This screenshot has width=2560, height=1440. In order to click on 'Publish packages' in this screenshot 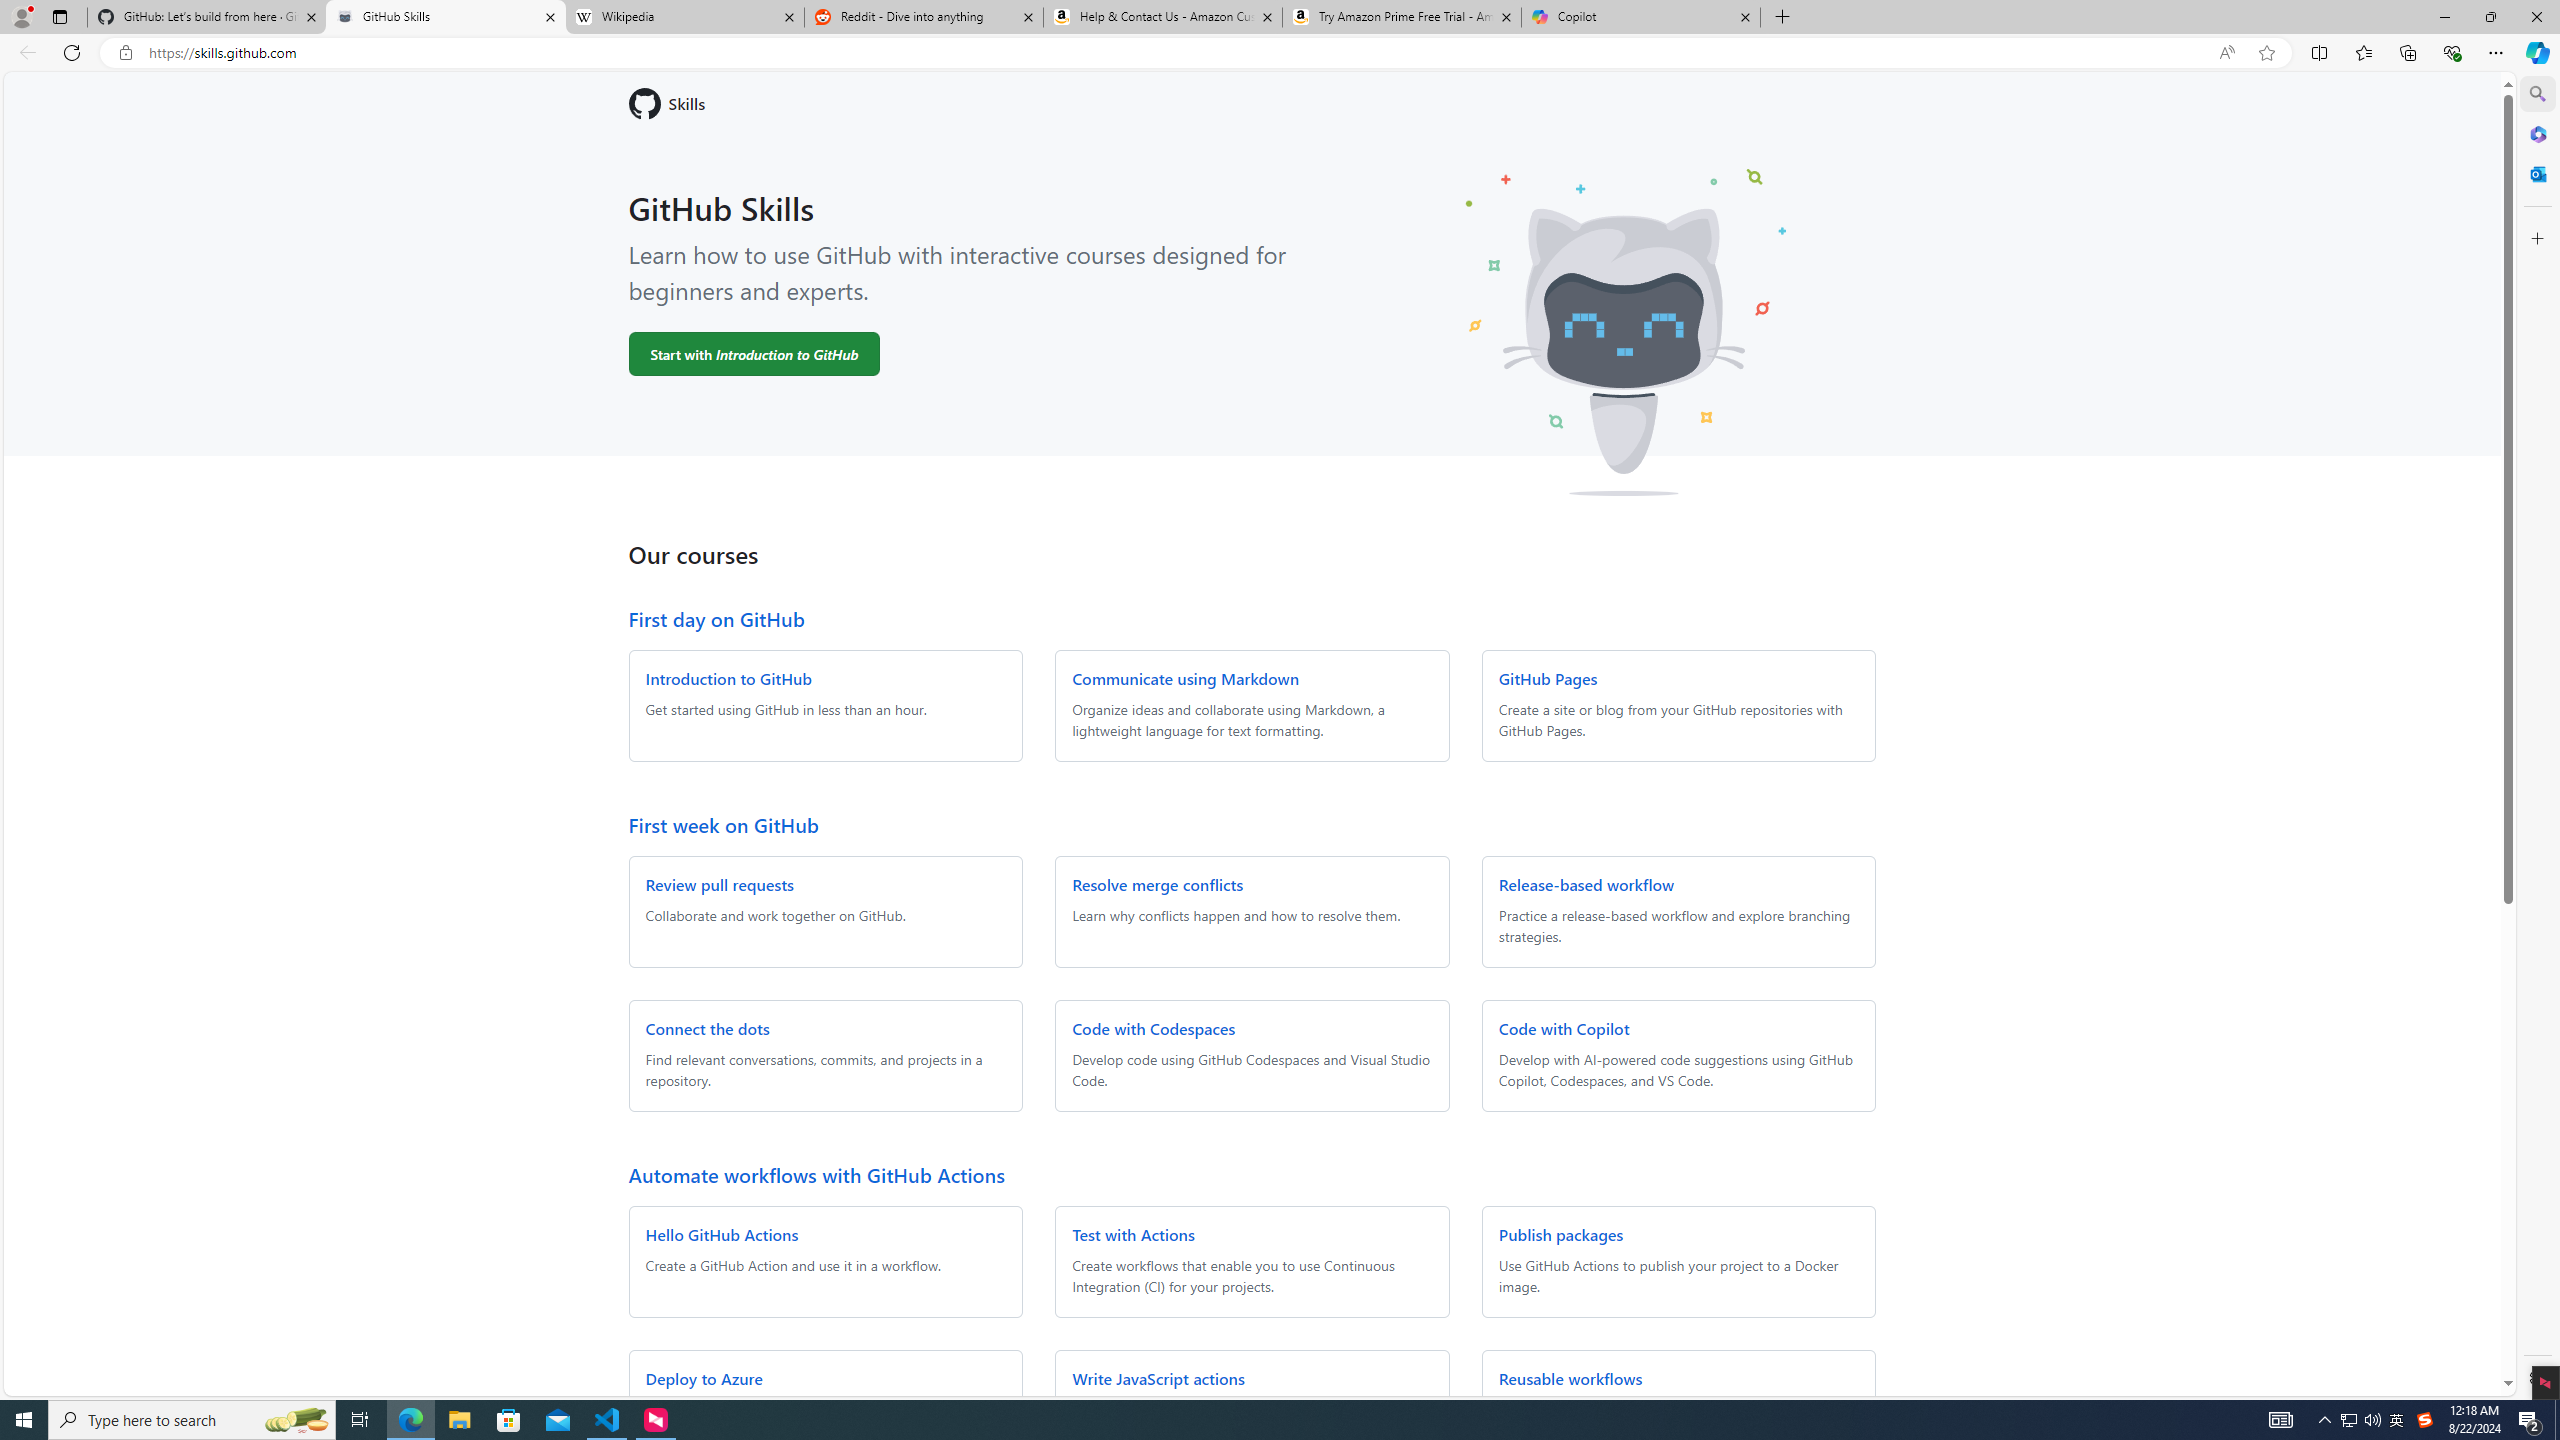, I will do `click(1560, 1233)`.